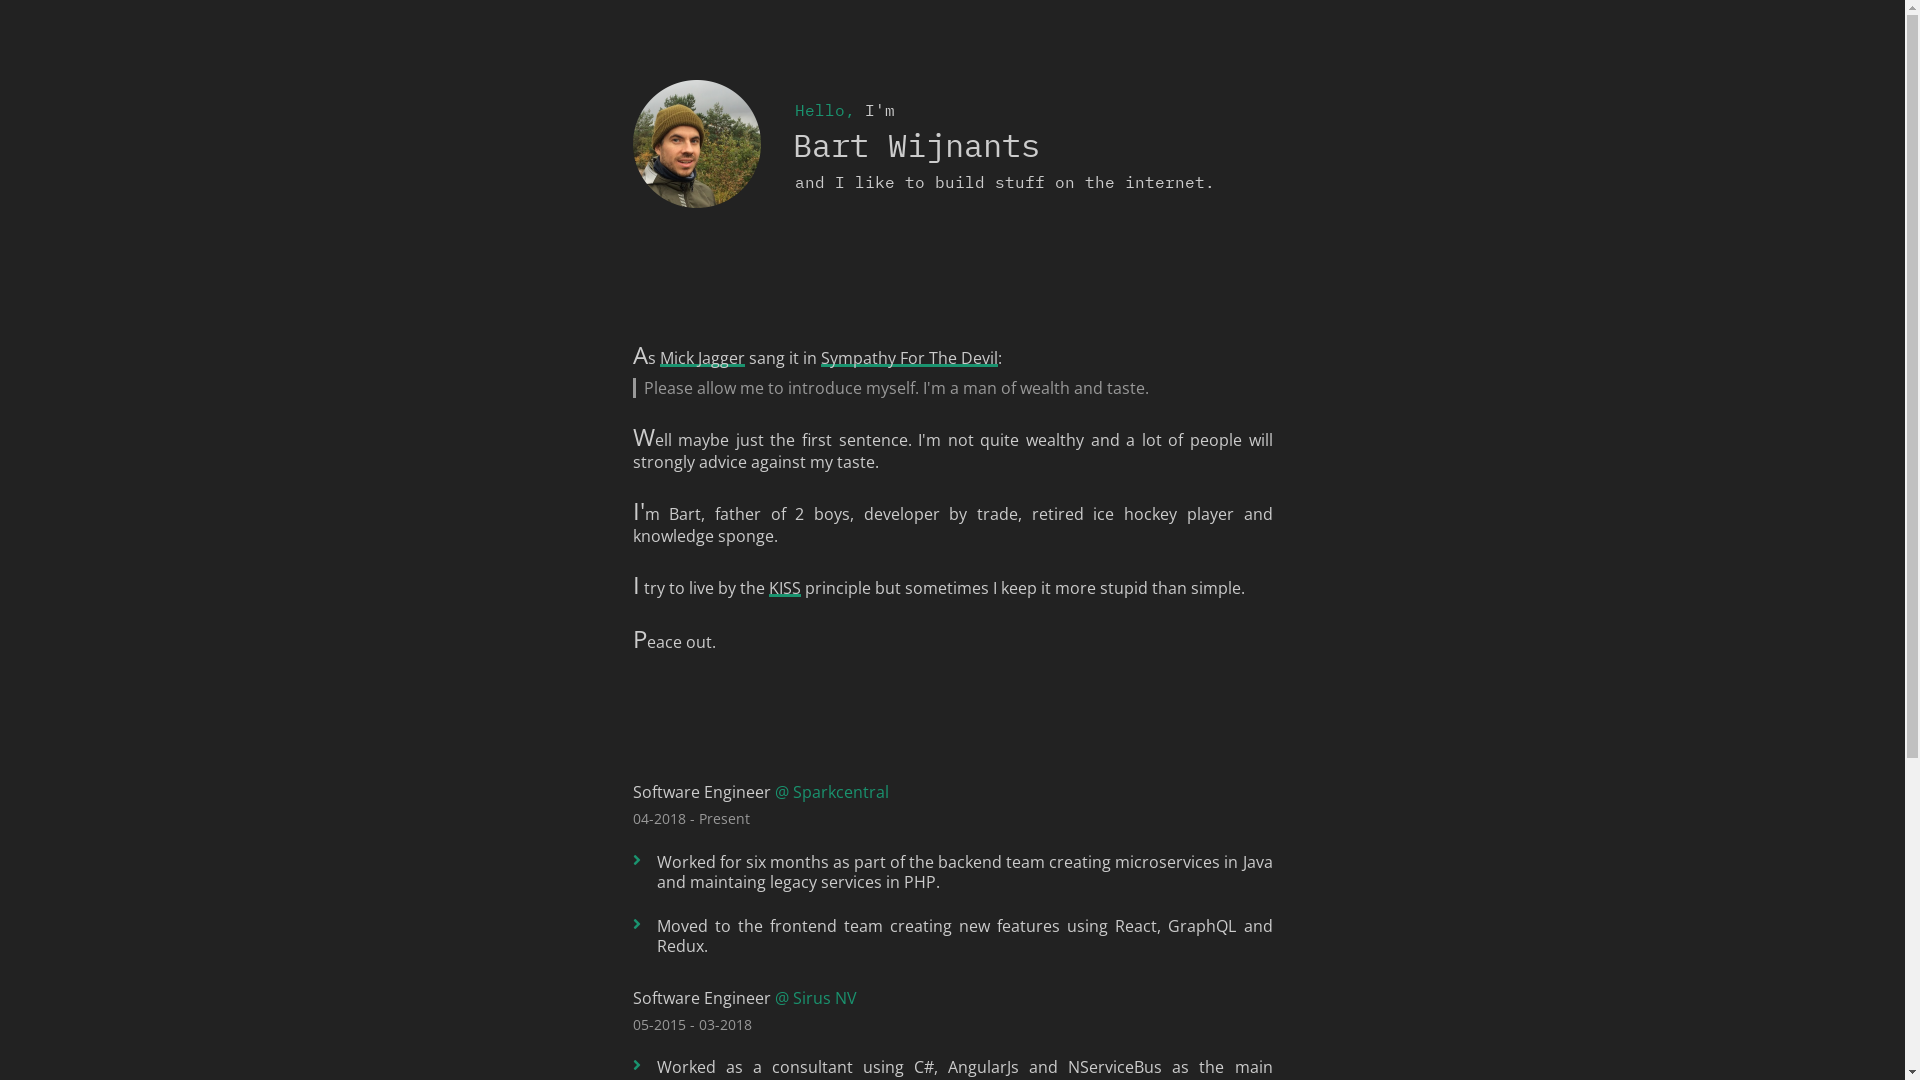 The height and width of the screenshot is (1080, 1920). Describe the element at coordinates (782, 586) in the screenshot. I see `'KISS'` at that location.